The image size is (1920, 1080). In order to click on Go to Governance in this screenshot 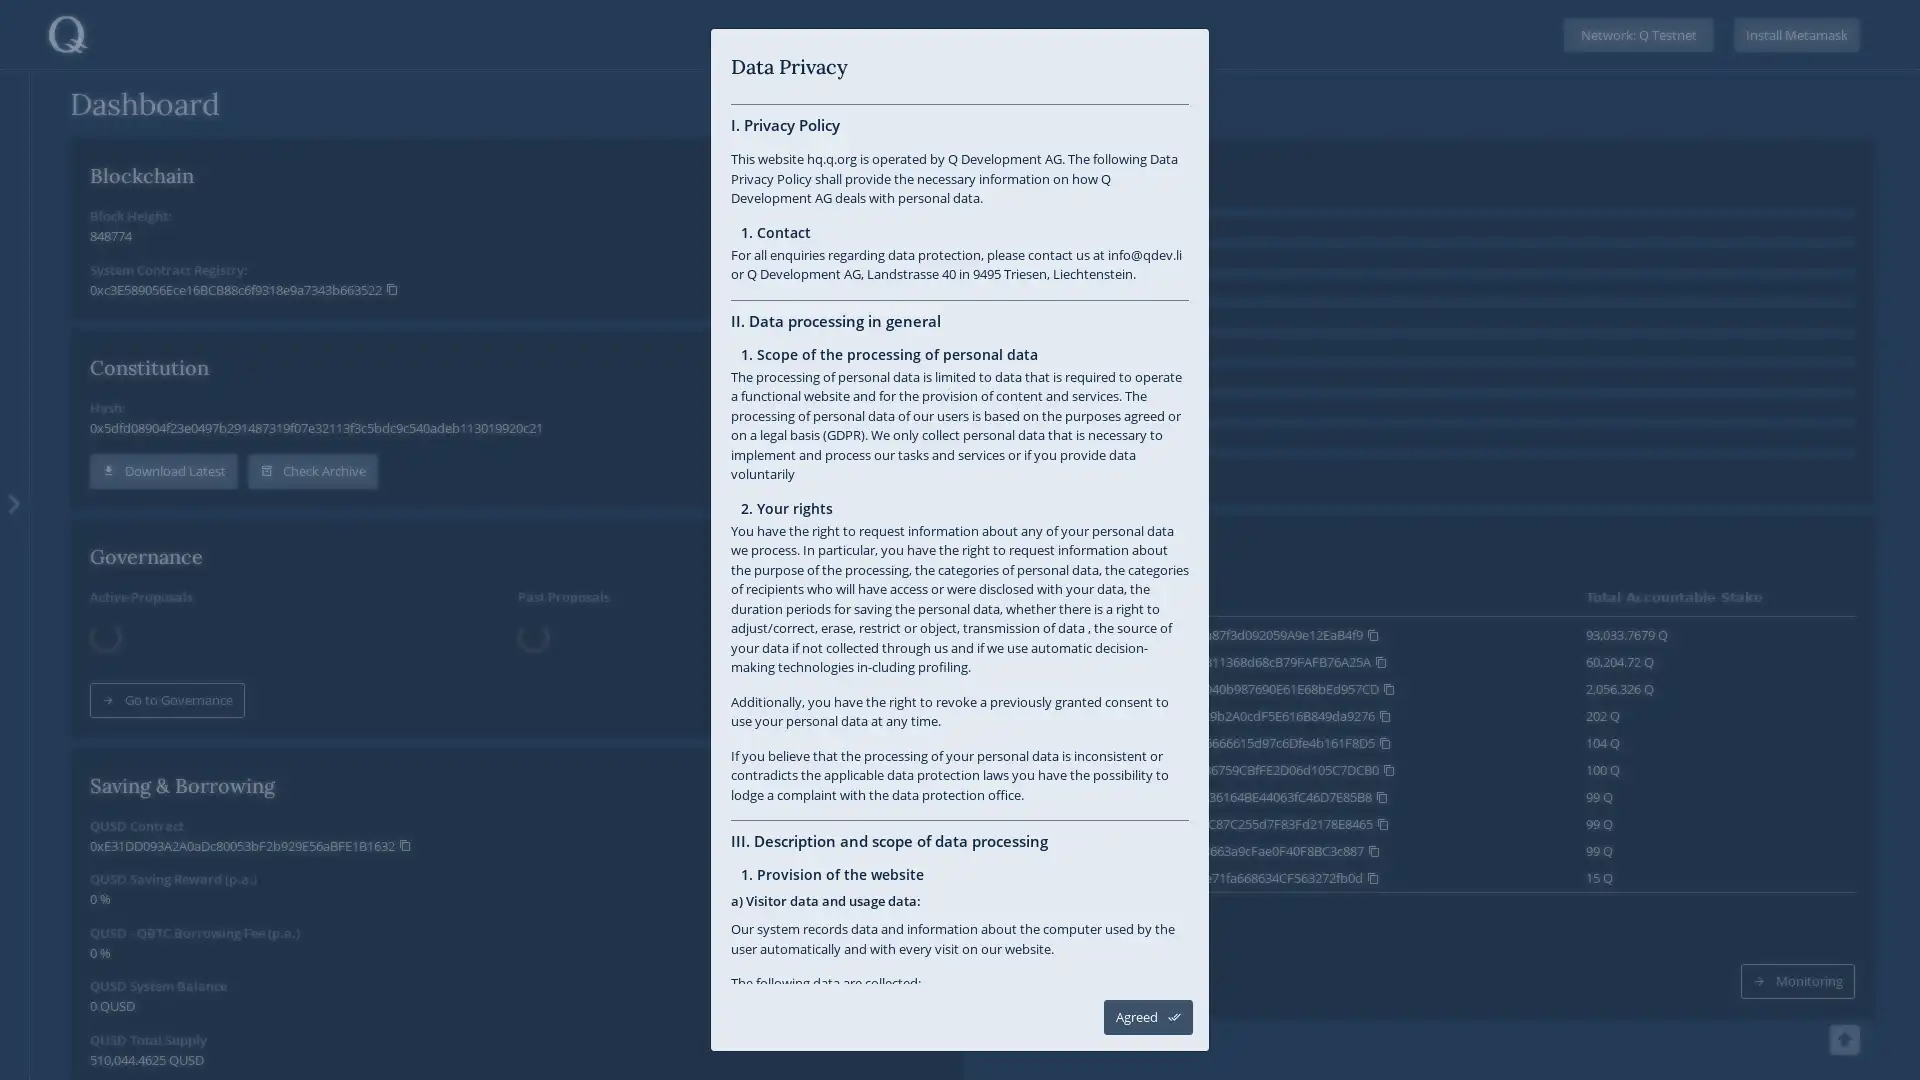, I will do `click(167, 674)`.